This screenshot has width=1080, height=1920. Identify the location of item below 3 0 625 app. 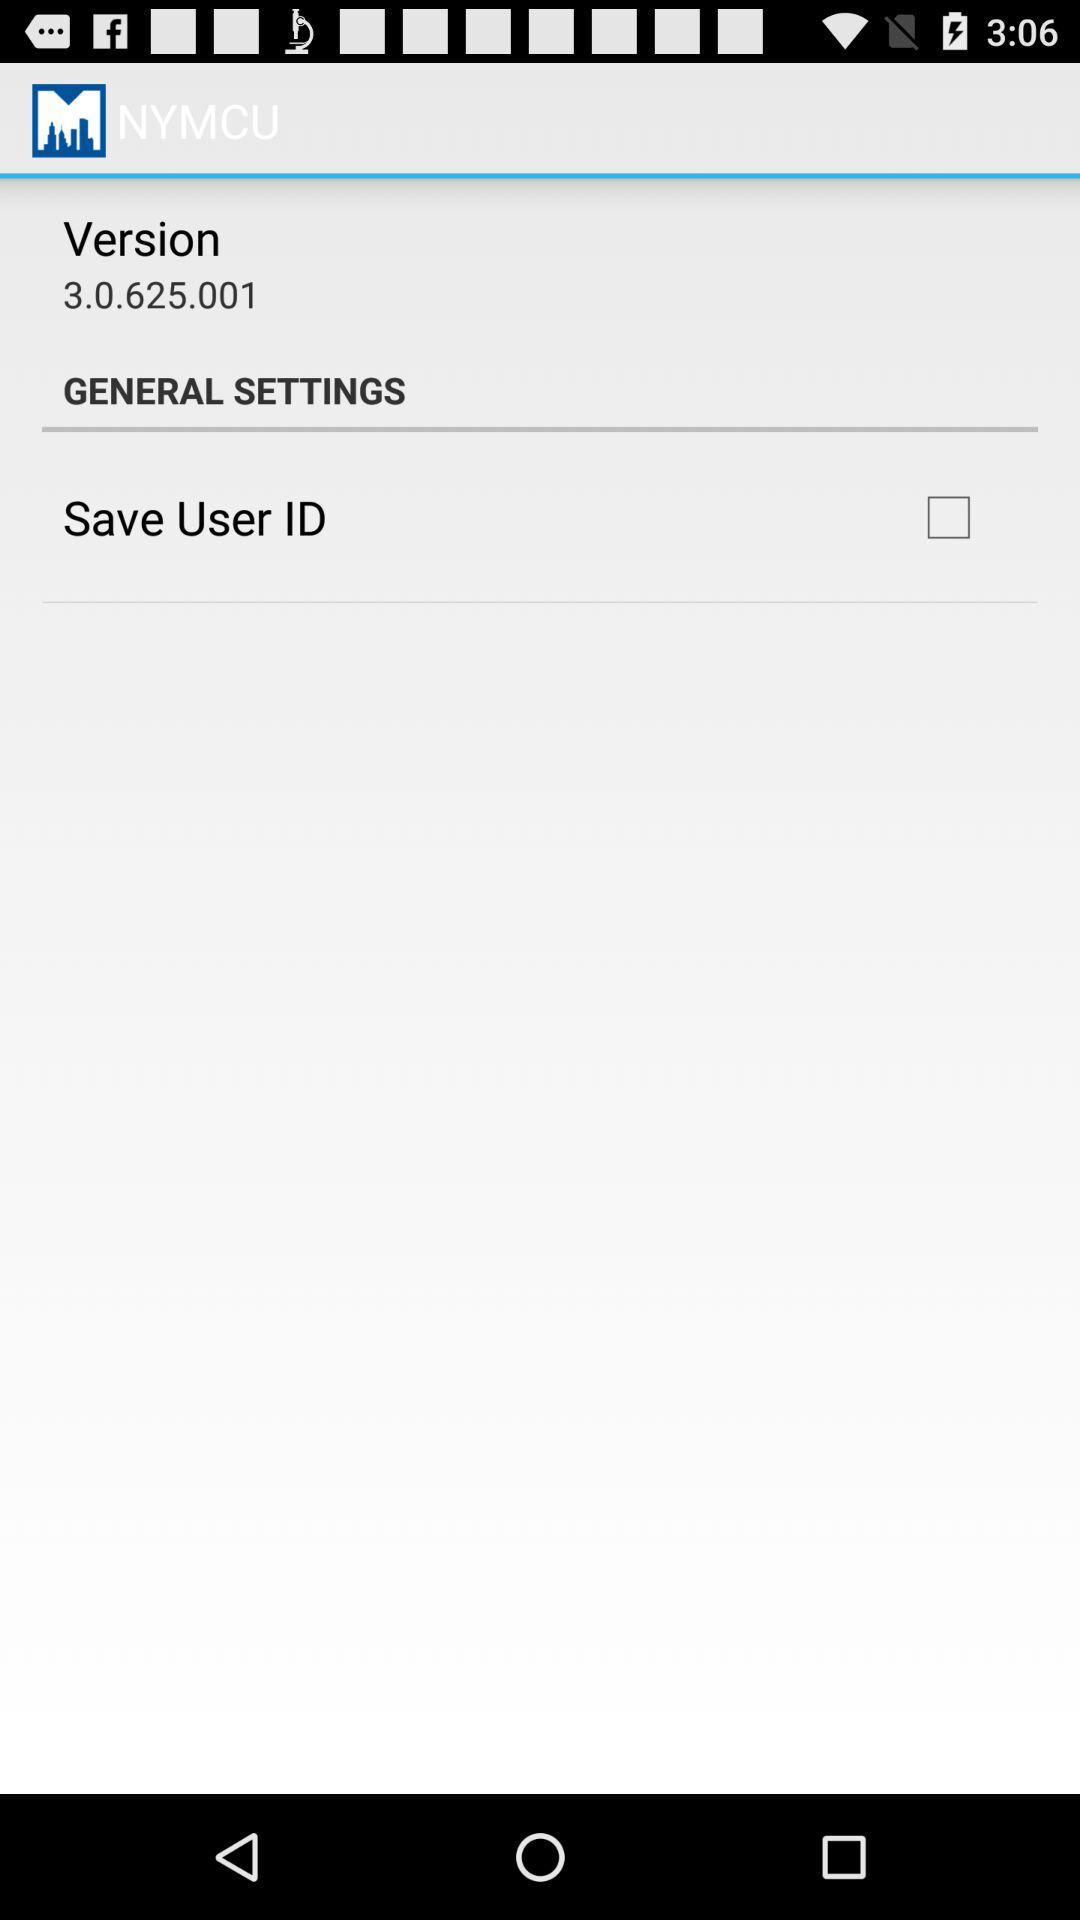
(540, 389).